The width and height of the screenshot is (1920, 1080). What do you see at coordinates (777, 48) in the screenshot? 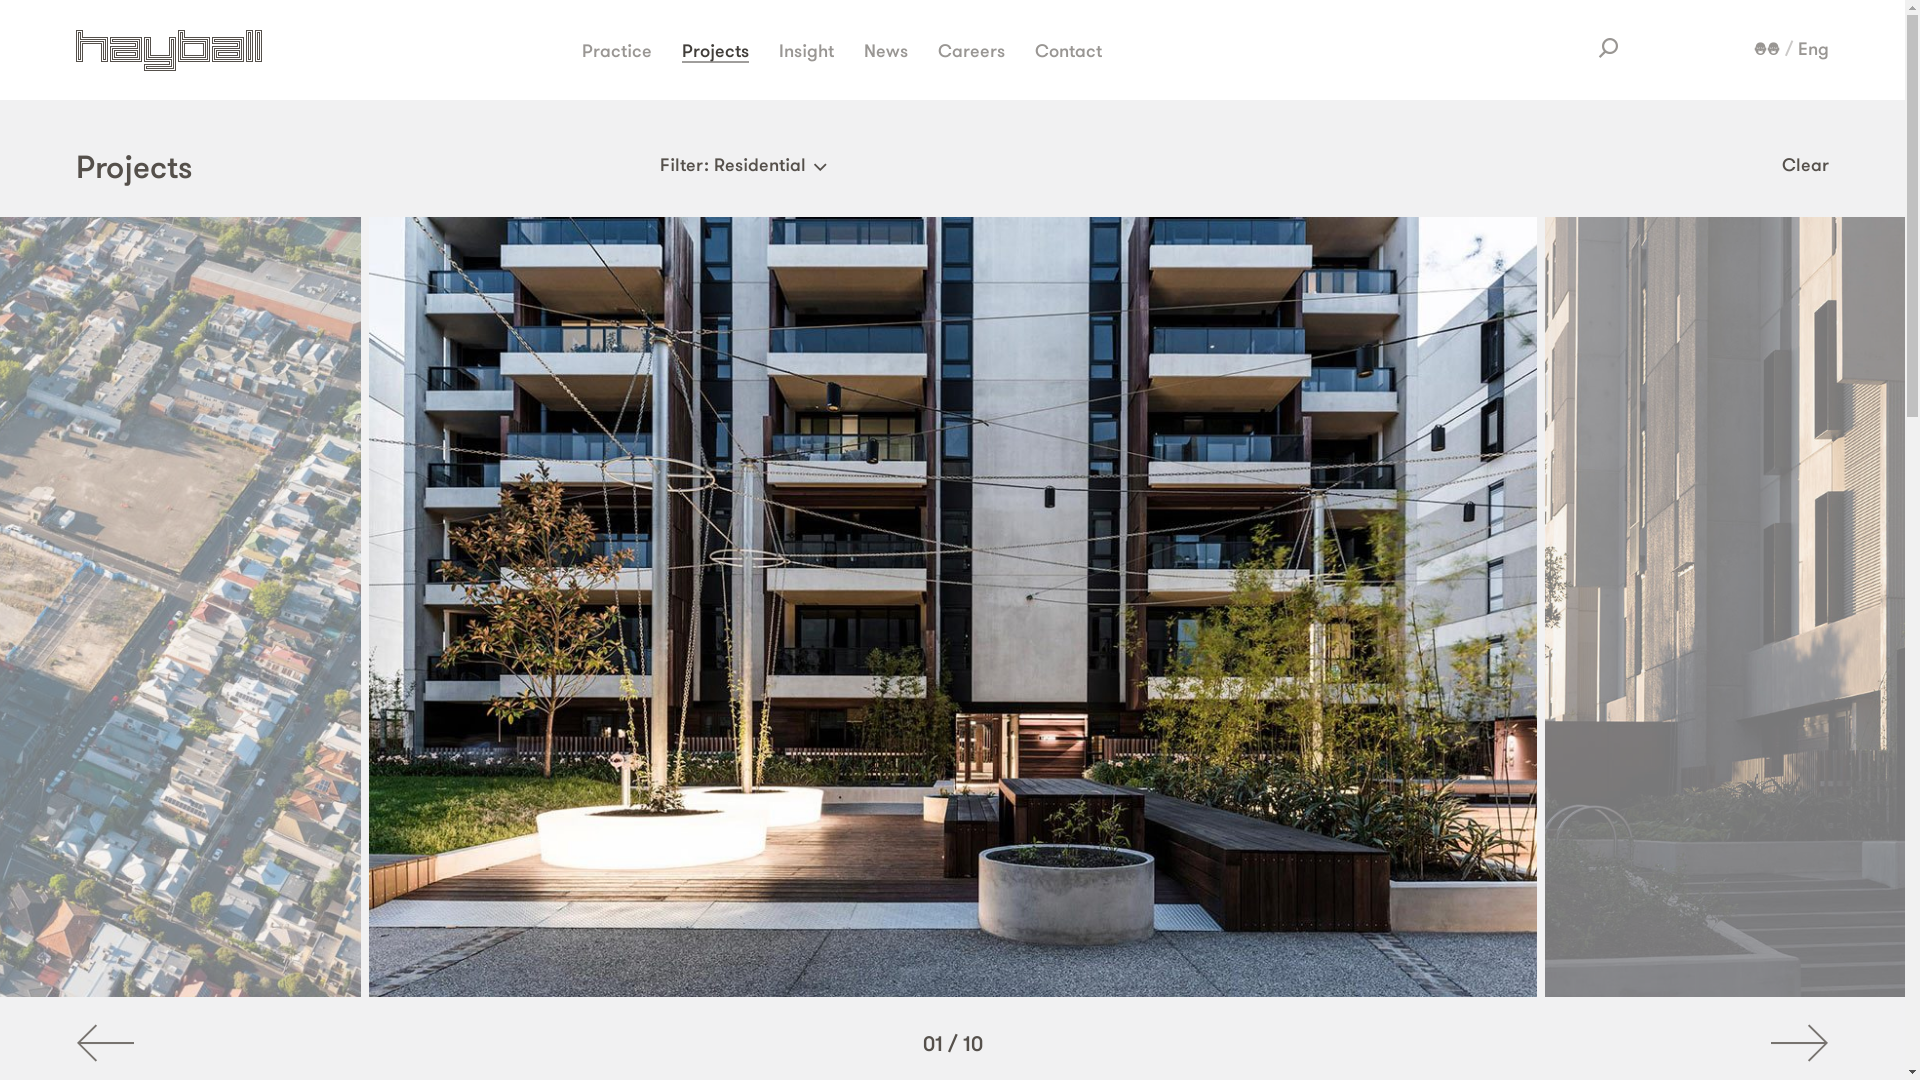
I see `'Insight'` at bounding box center [777, 48].